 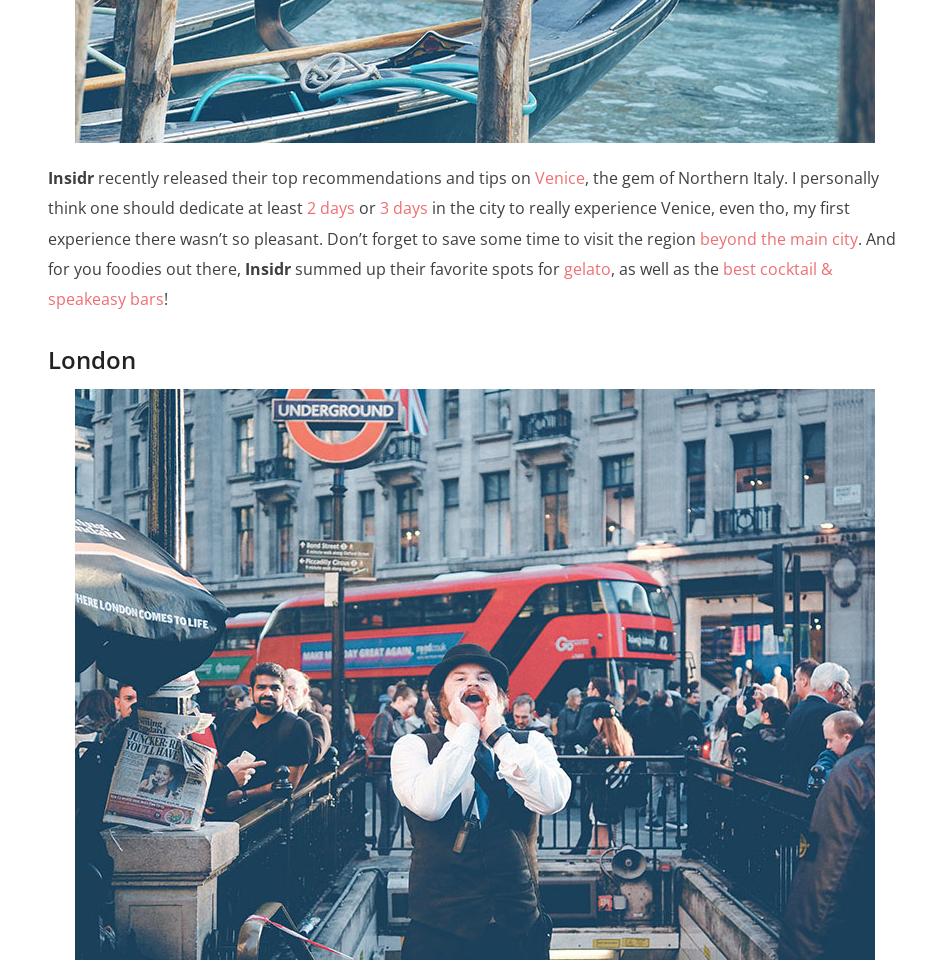 What do you see at coordinates (461, 191) in the screenshot?
I see `', the gem of Northern Italy. I personally think one should dedicate at least'` at bounding box center [461, 191].